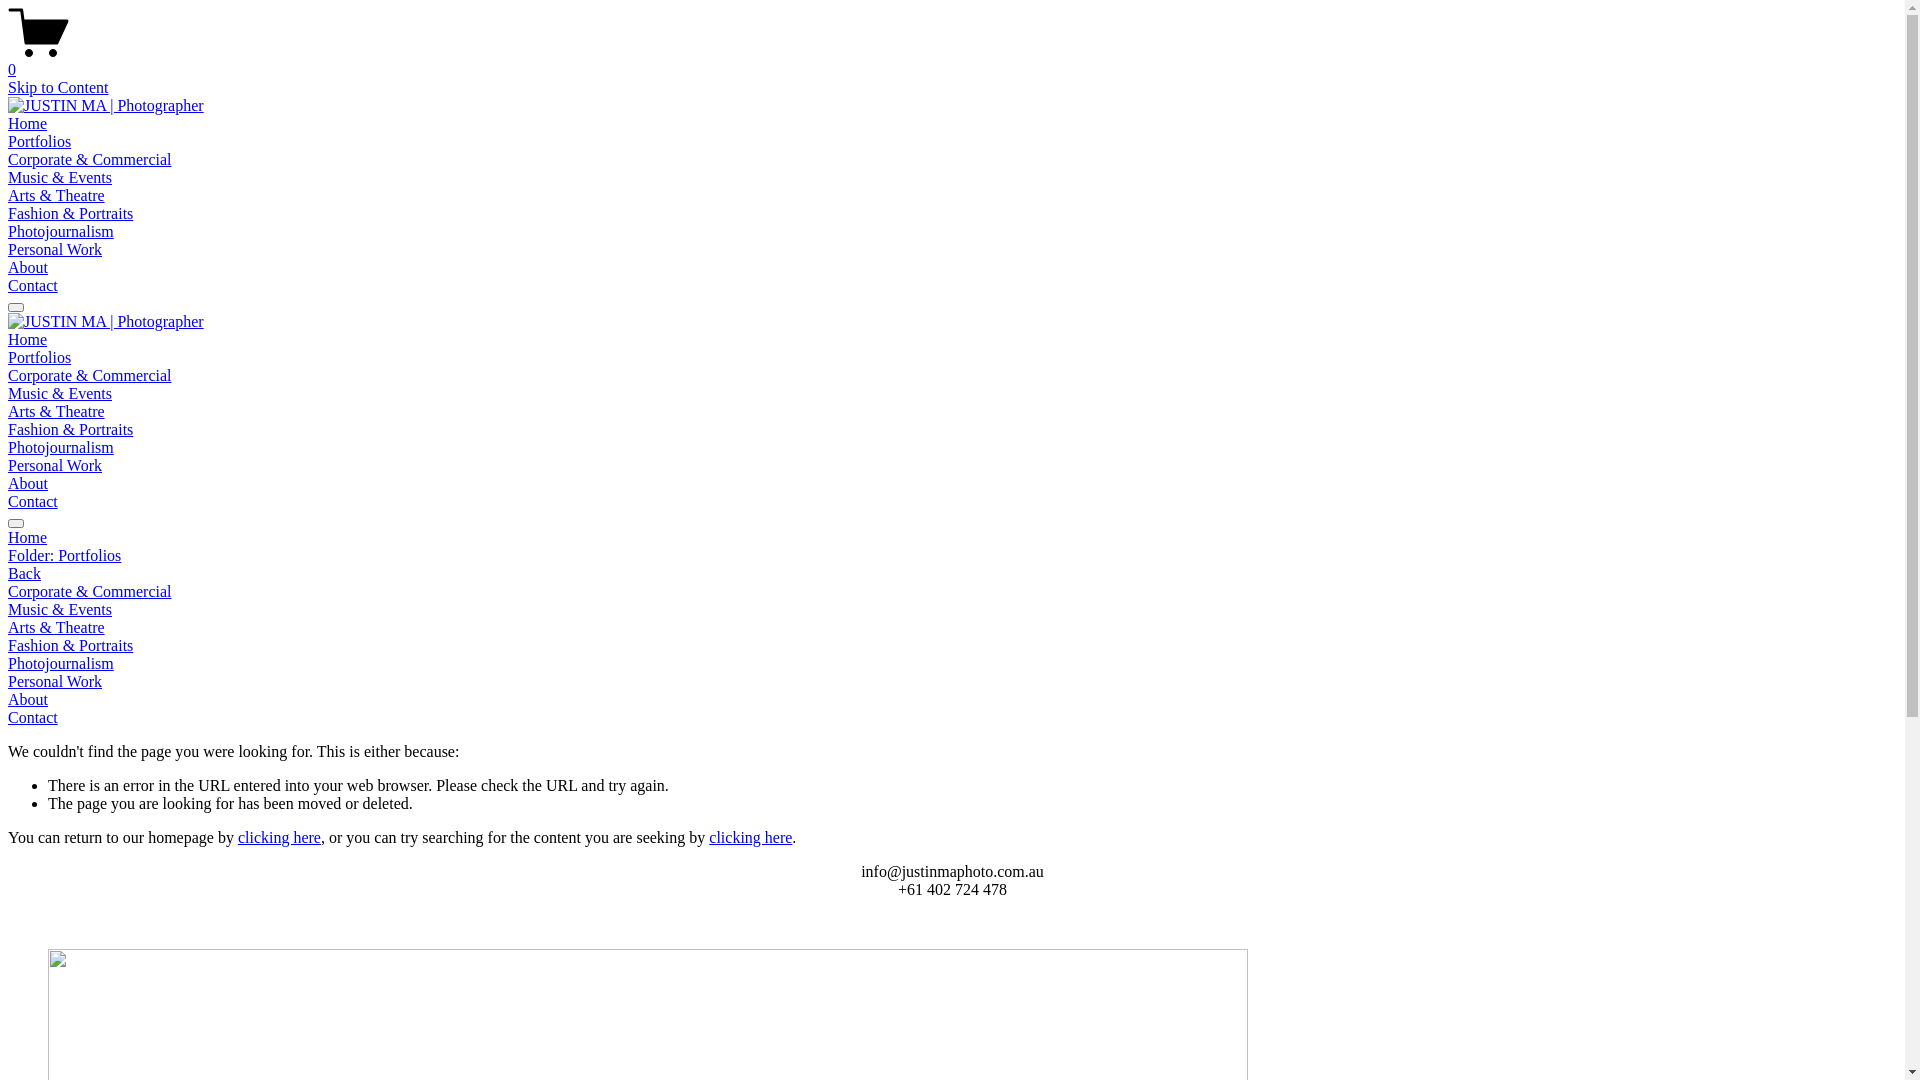  What do you see at coordinates (27, 338) in the screenshot?
I see `'Home'` at bounding box center [27, 338].